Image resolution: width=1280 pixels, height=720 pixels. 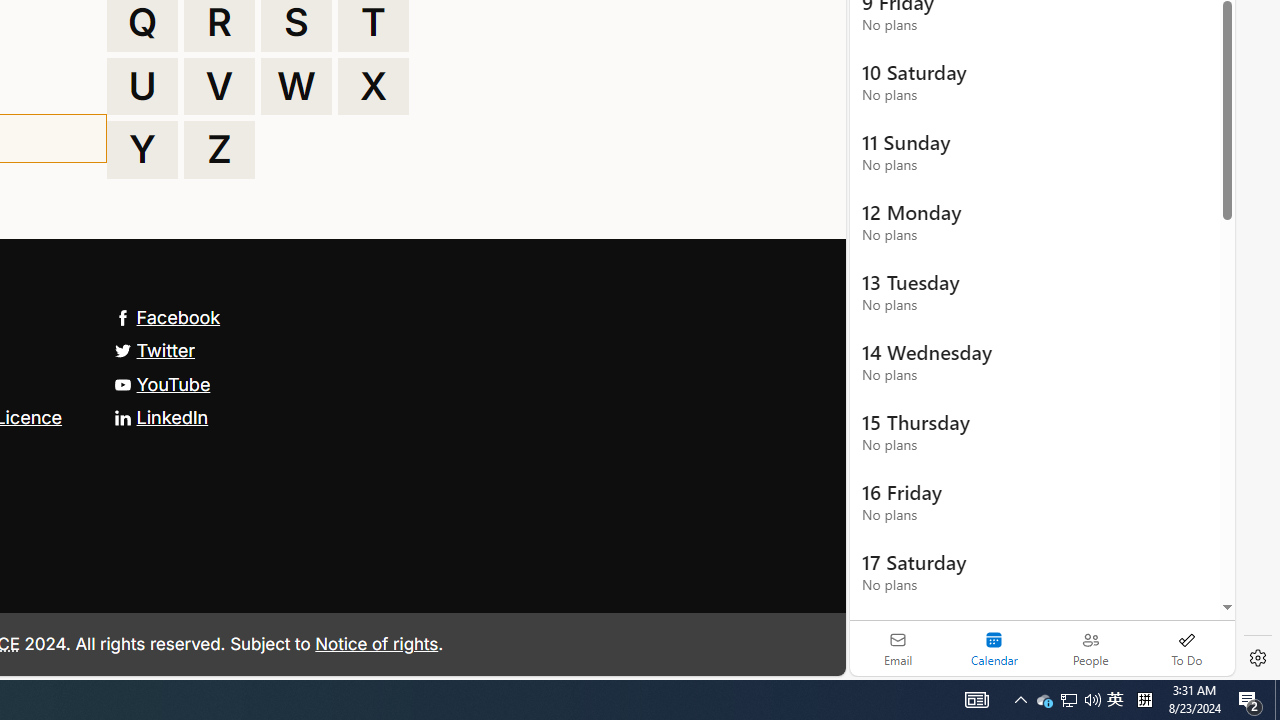 I want to click on 'Selected calendar module. Date today is 22', so click(x=994, y=648).